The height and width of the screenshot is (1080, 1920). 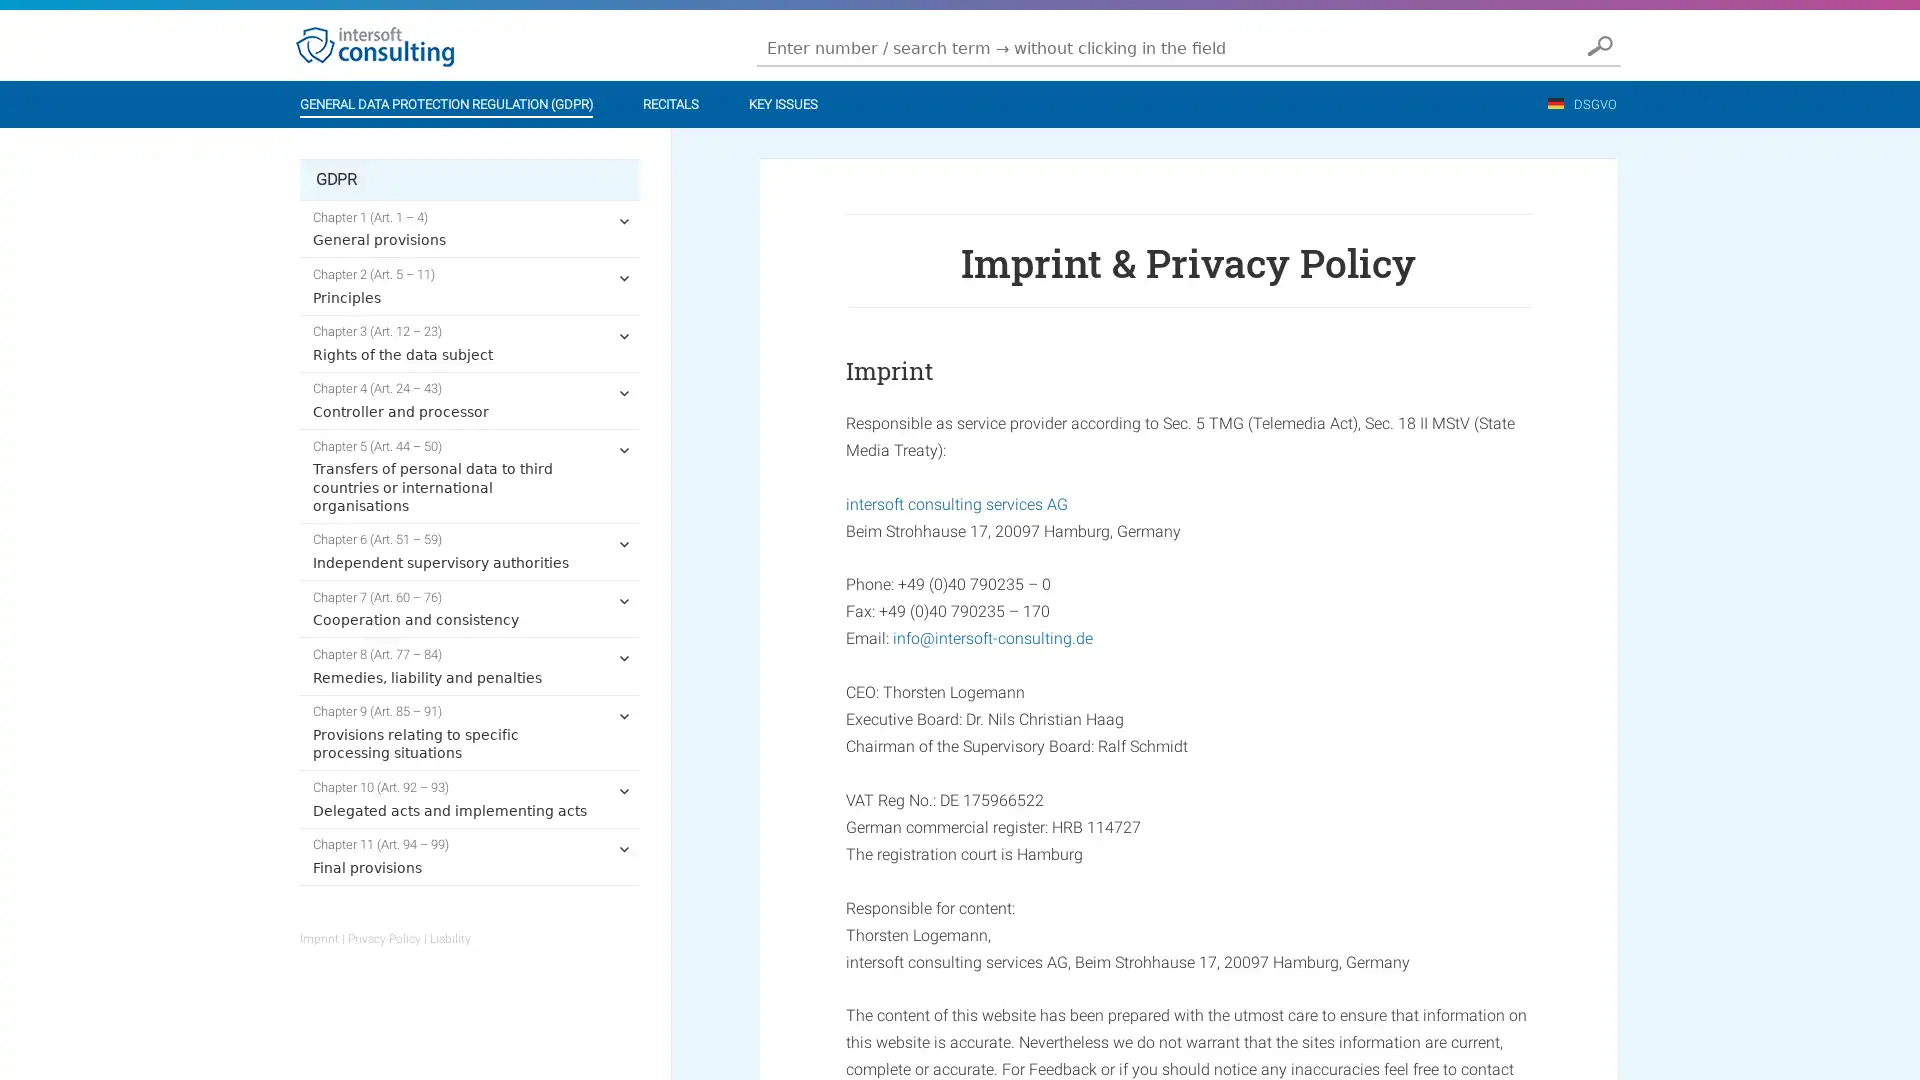 I want to click on expand child menu, so click(x=623, y=696).